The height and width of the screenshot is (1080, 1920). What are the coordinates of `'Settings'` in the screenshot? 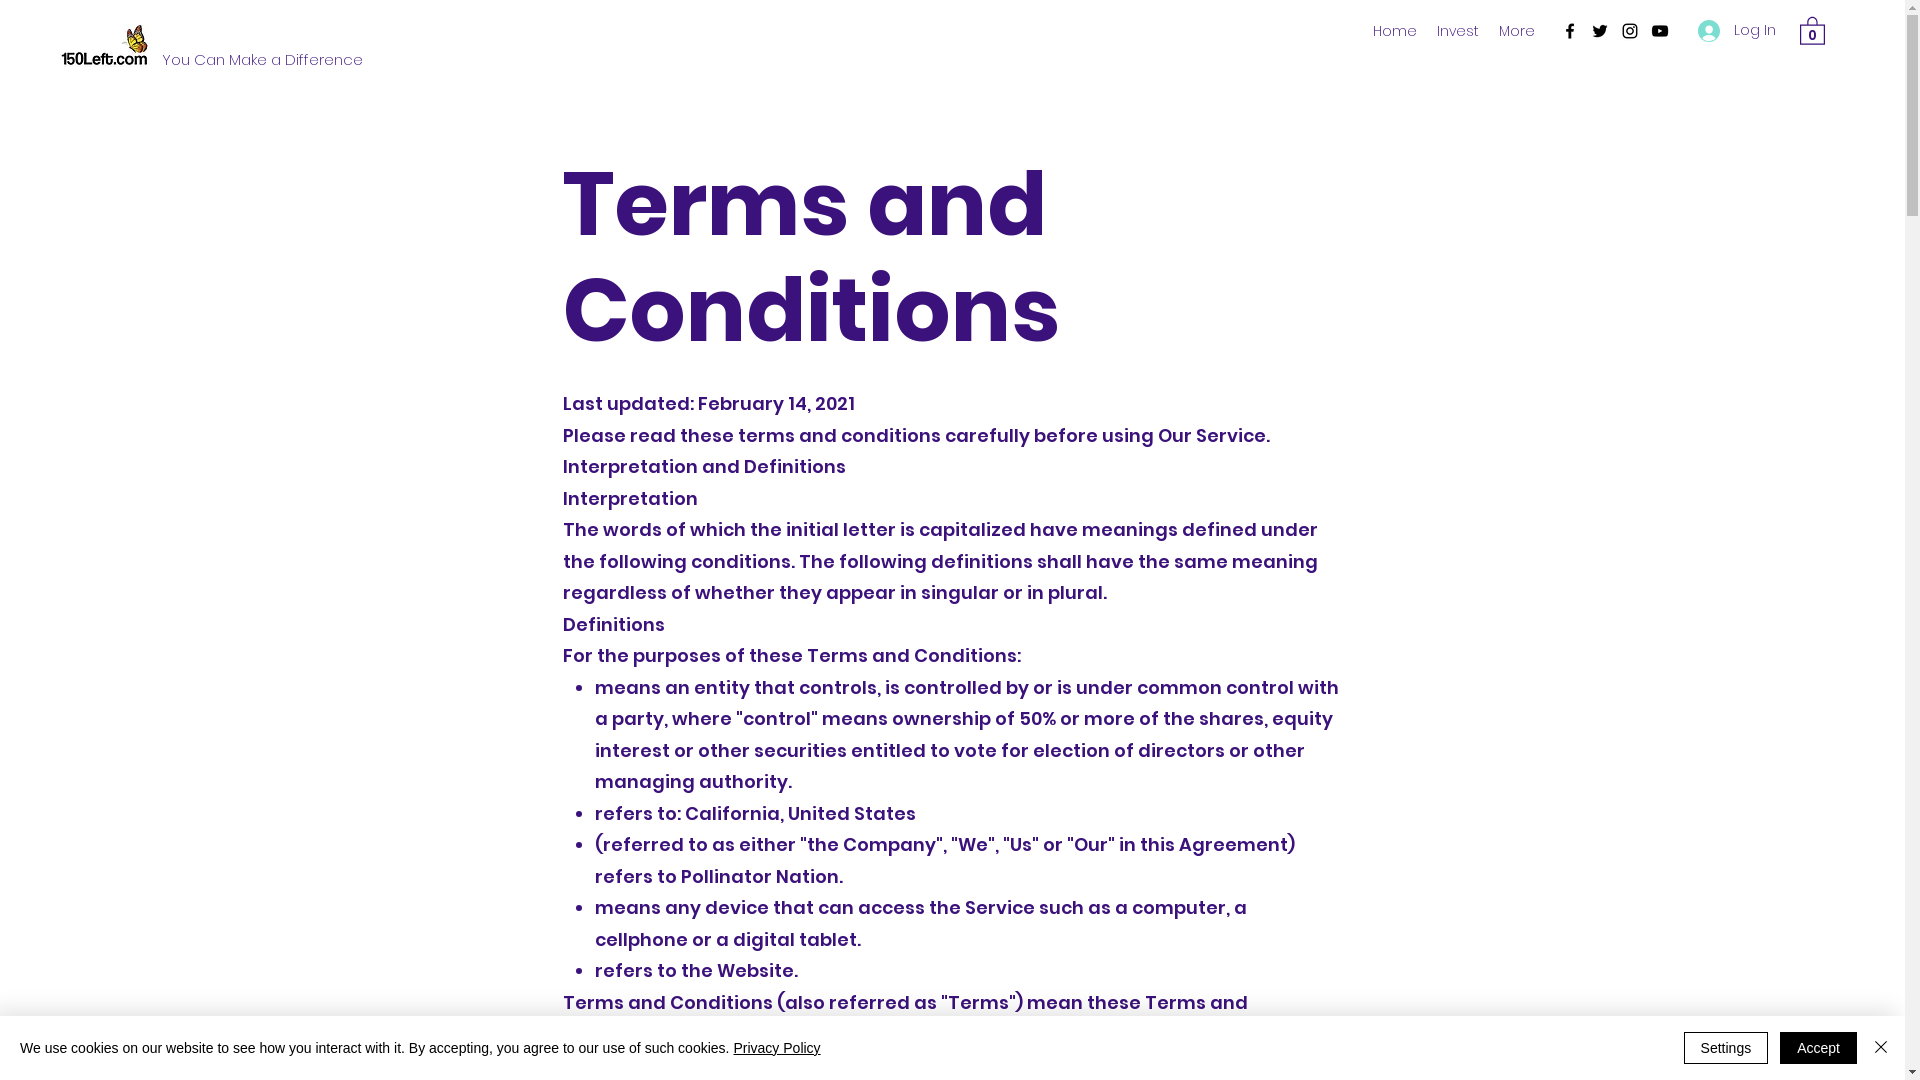 It's located at (1683, 1047).